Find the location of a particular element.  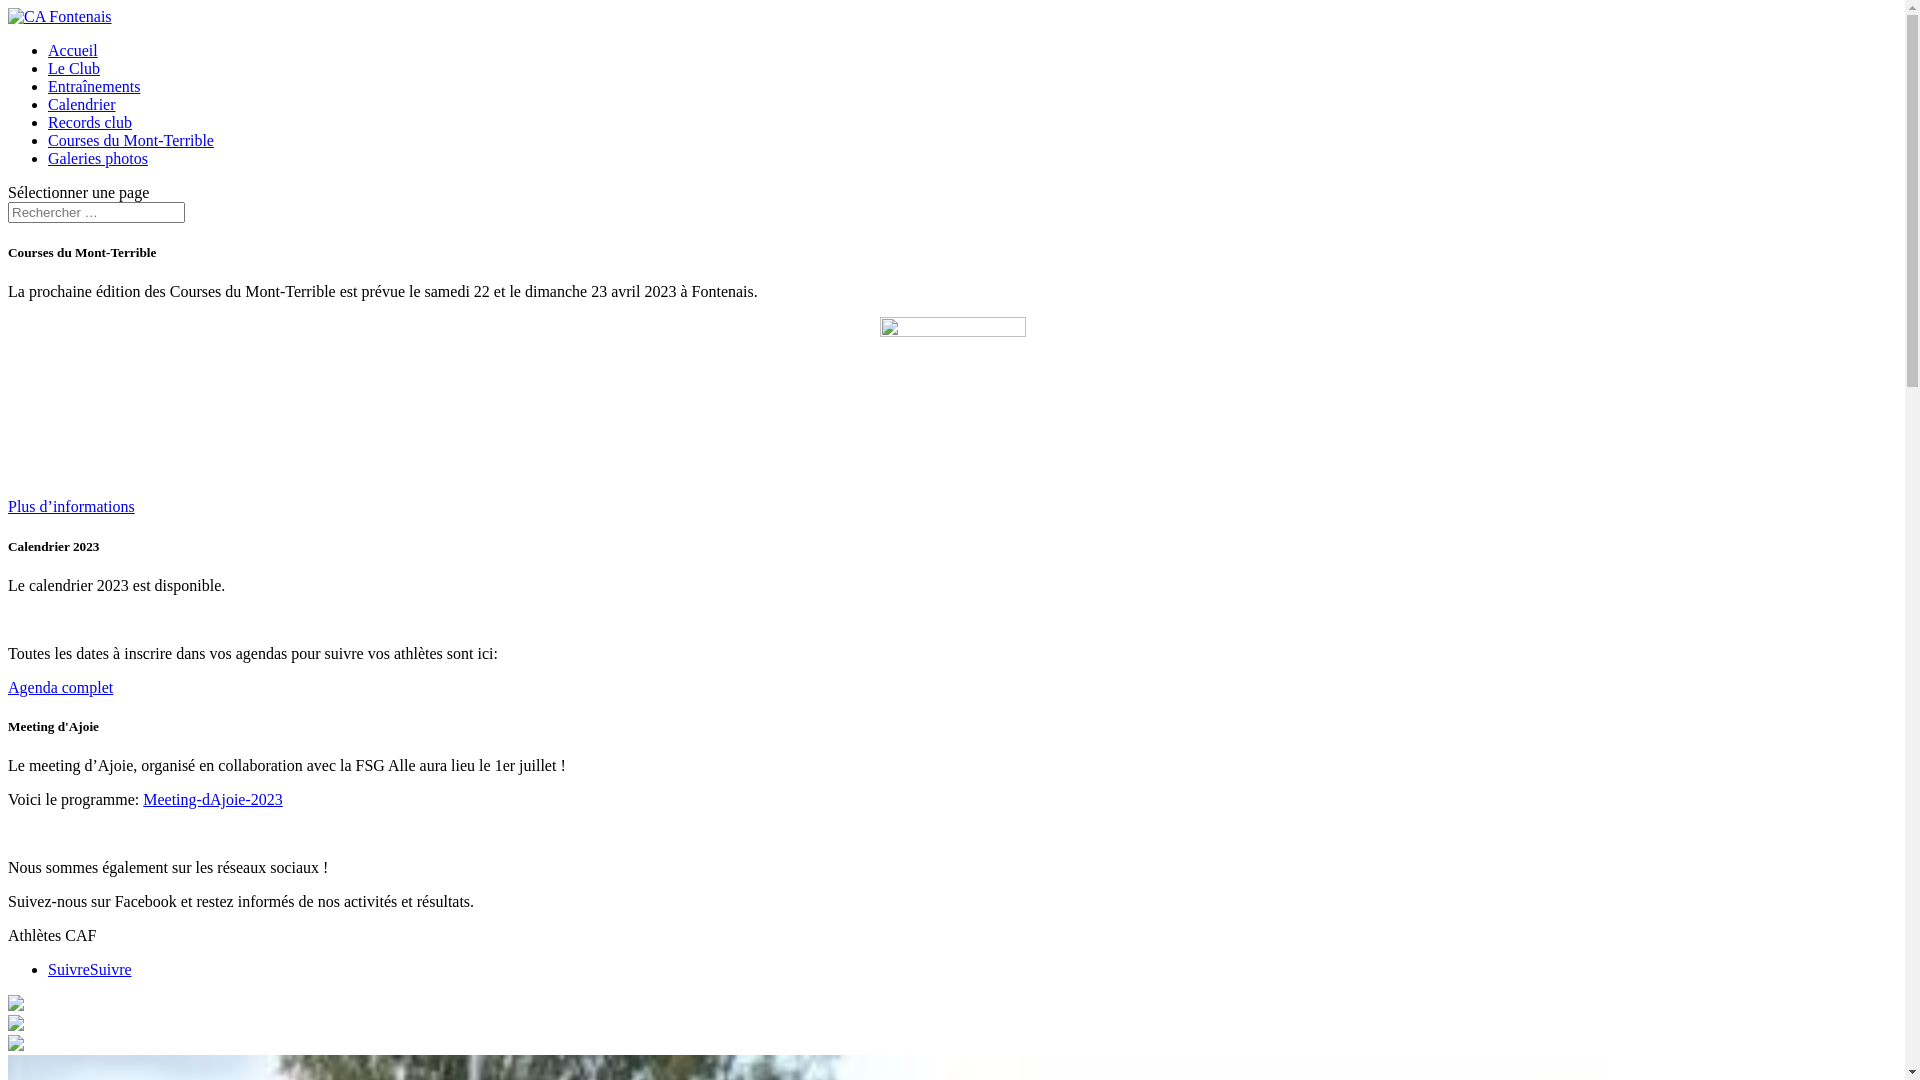

'Suivre' is located at coordinates (109, 968).